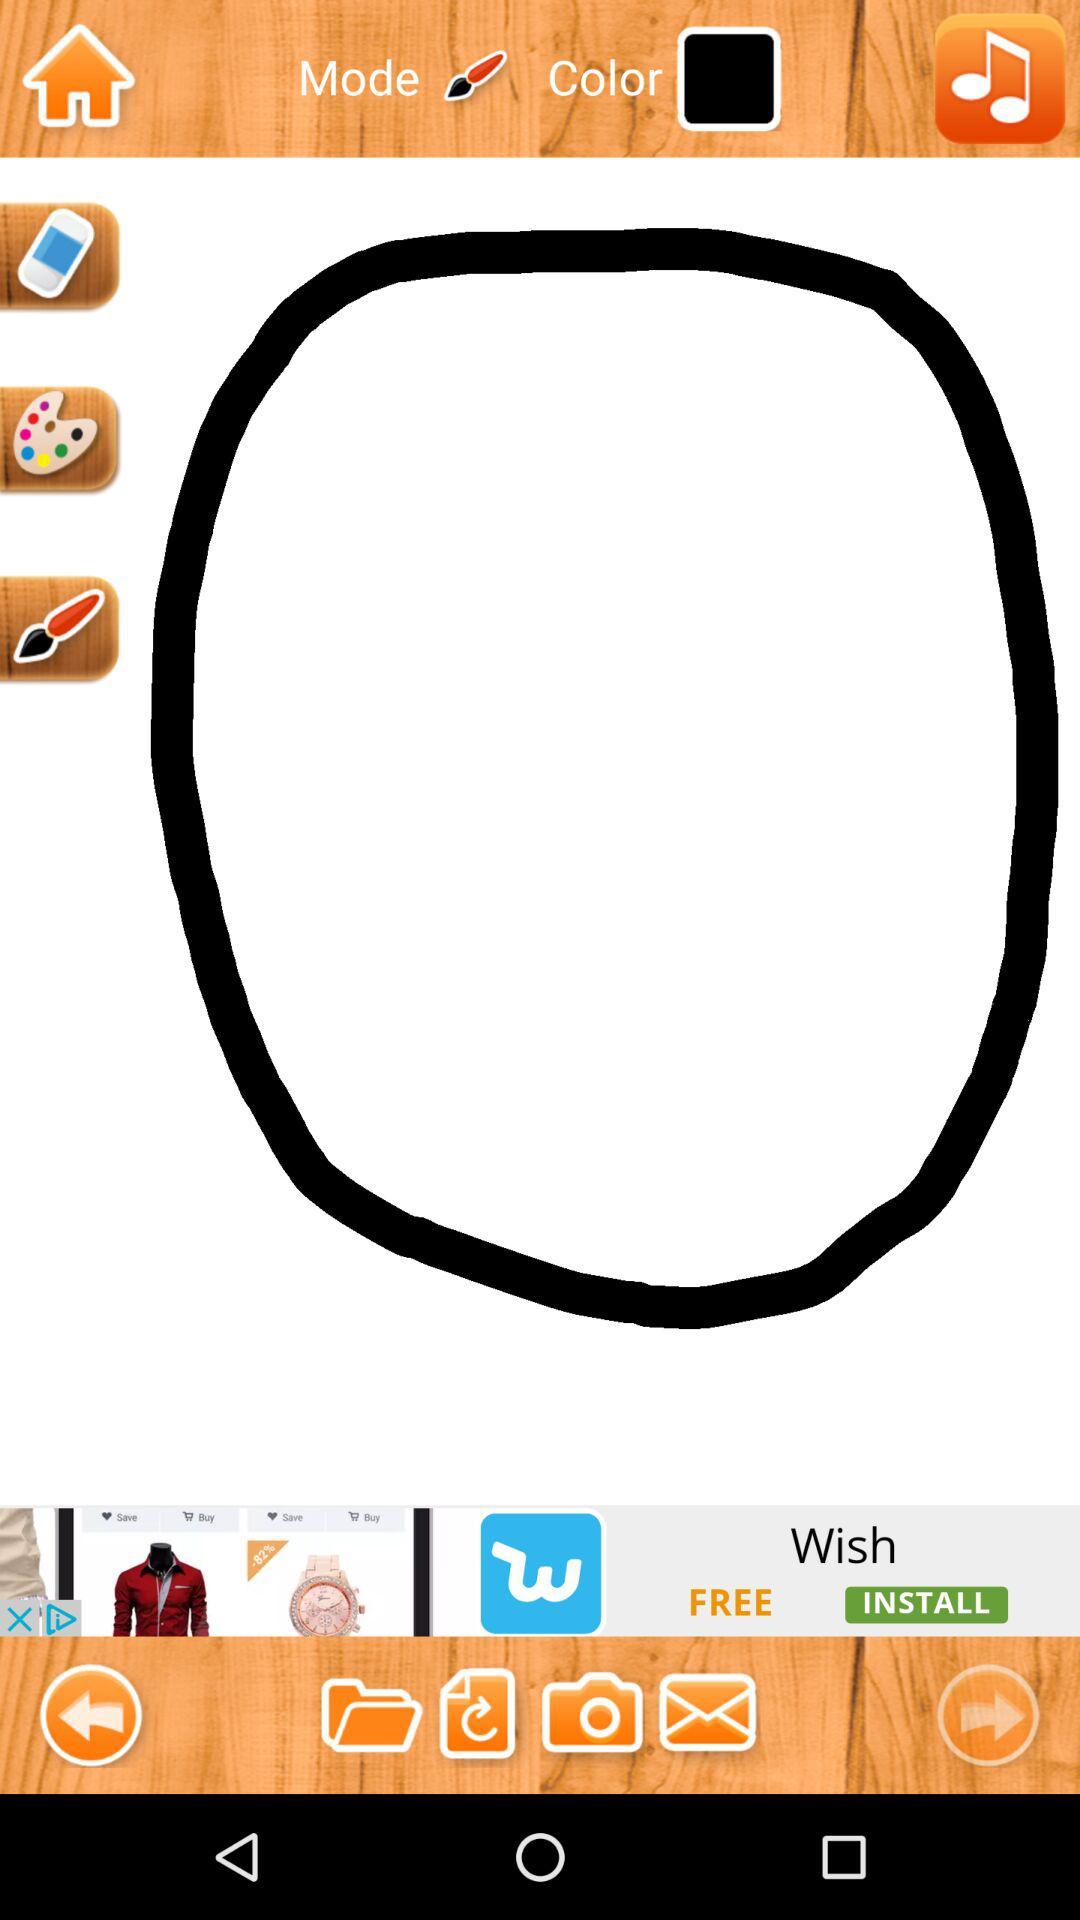 The width and height of the screenshot is (1080, 1920). Describe the element at coordinates (61, 629) in the screenshot. I see `draw` at that location.